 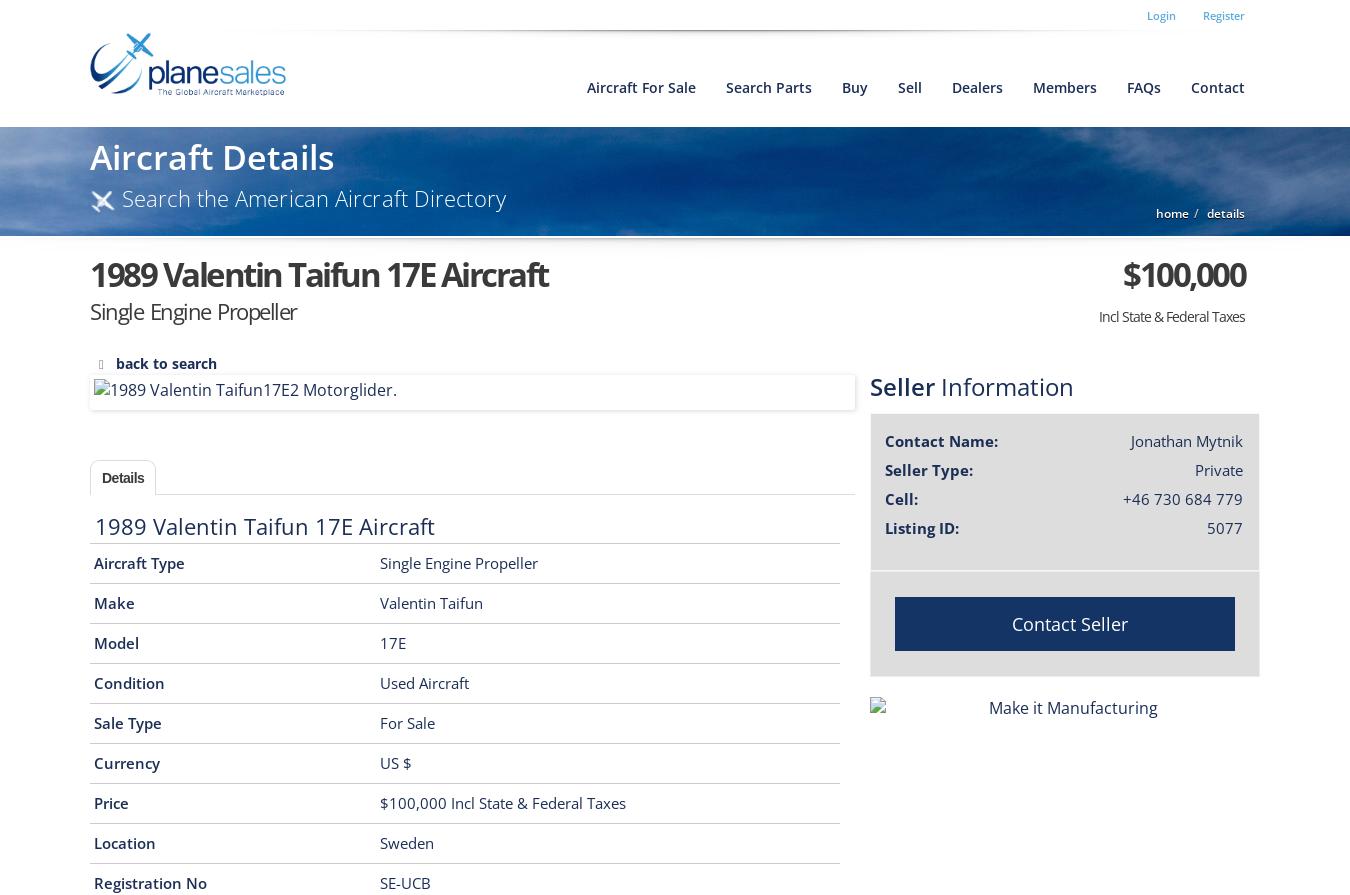 What do you see at coordinates (909, 87) in the screenshot?
I see `'sell'` at bounding box center [909, 87].